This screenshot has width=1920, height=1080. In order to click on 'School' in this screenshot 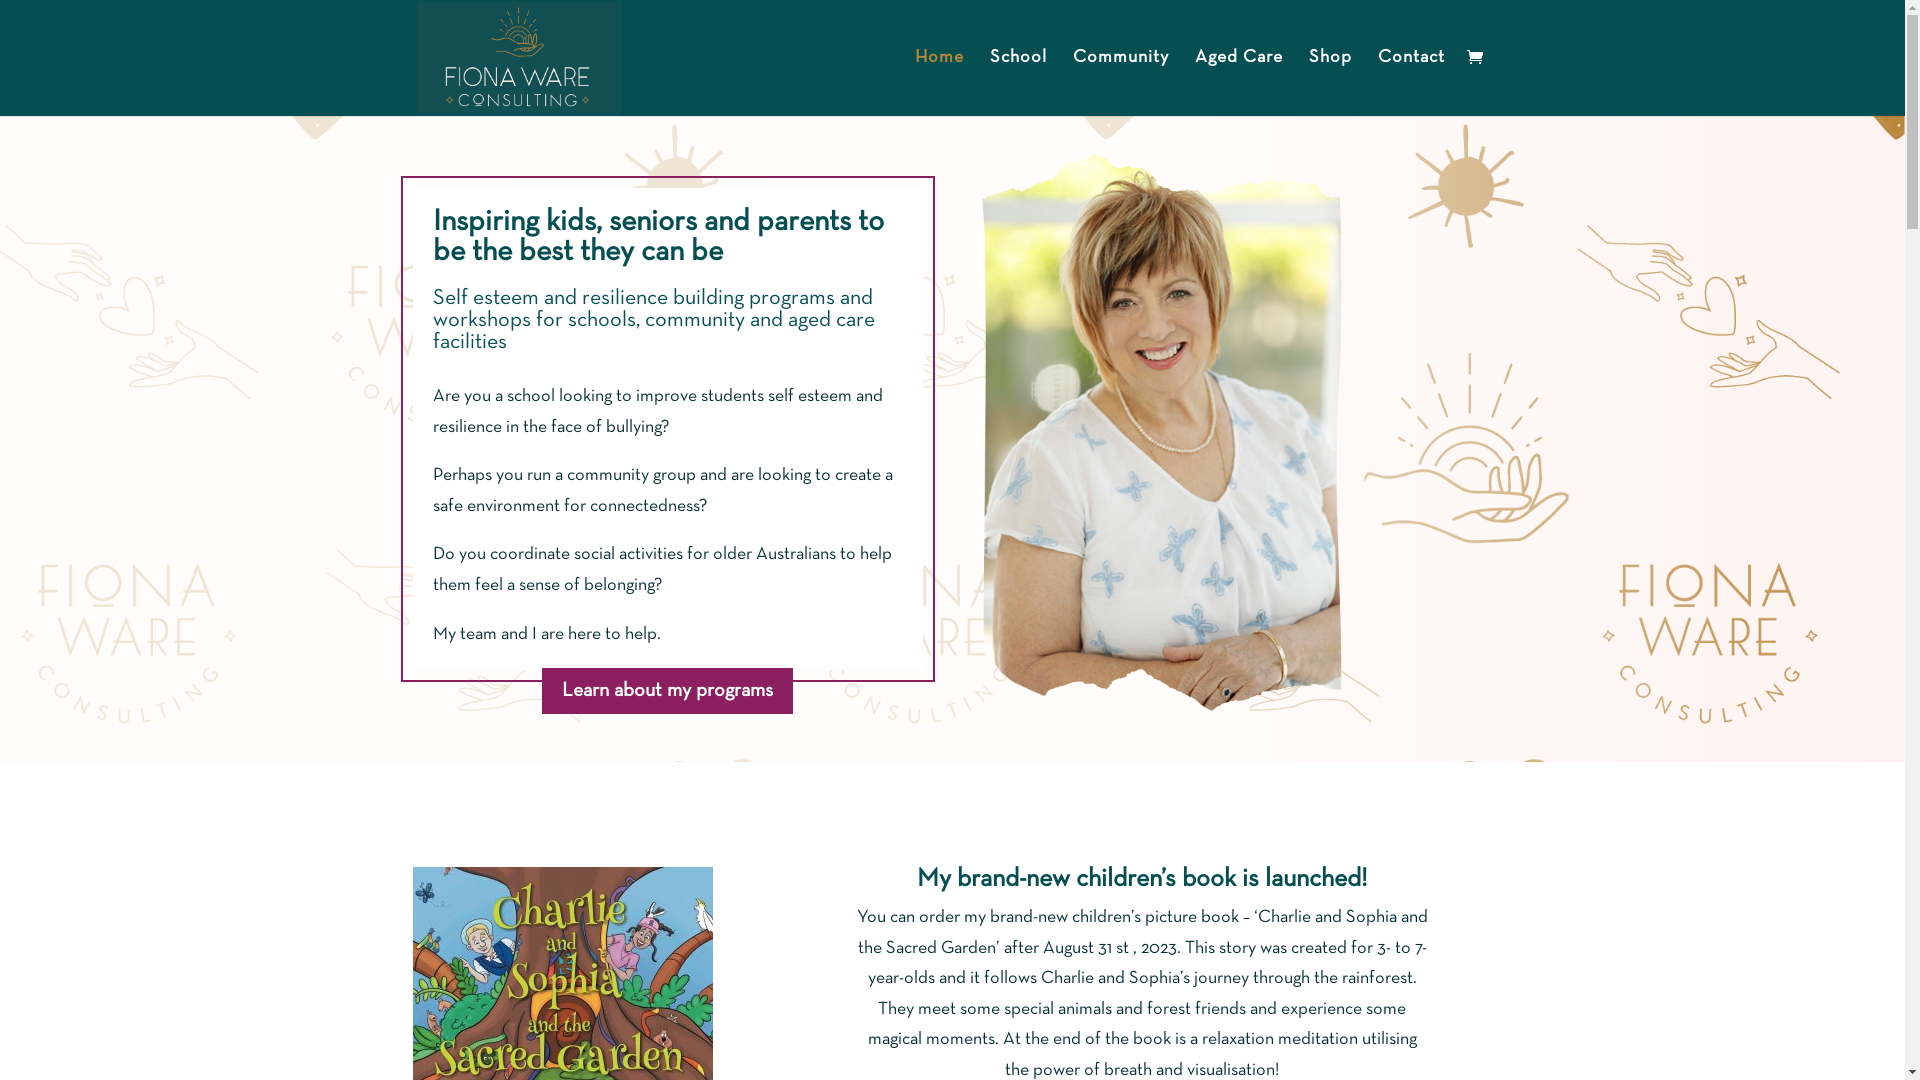, I will do `click(1018, 82)`.